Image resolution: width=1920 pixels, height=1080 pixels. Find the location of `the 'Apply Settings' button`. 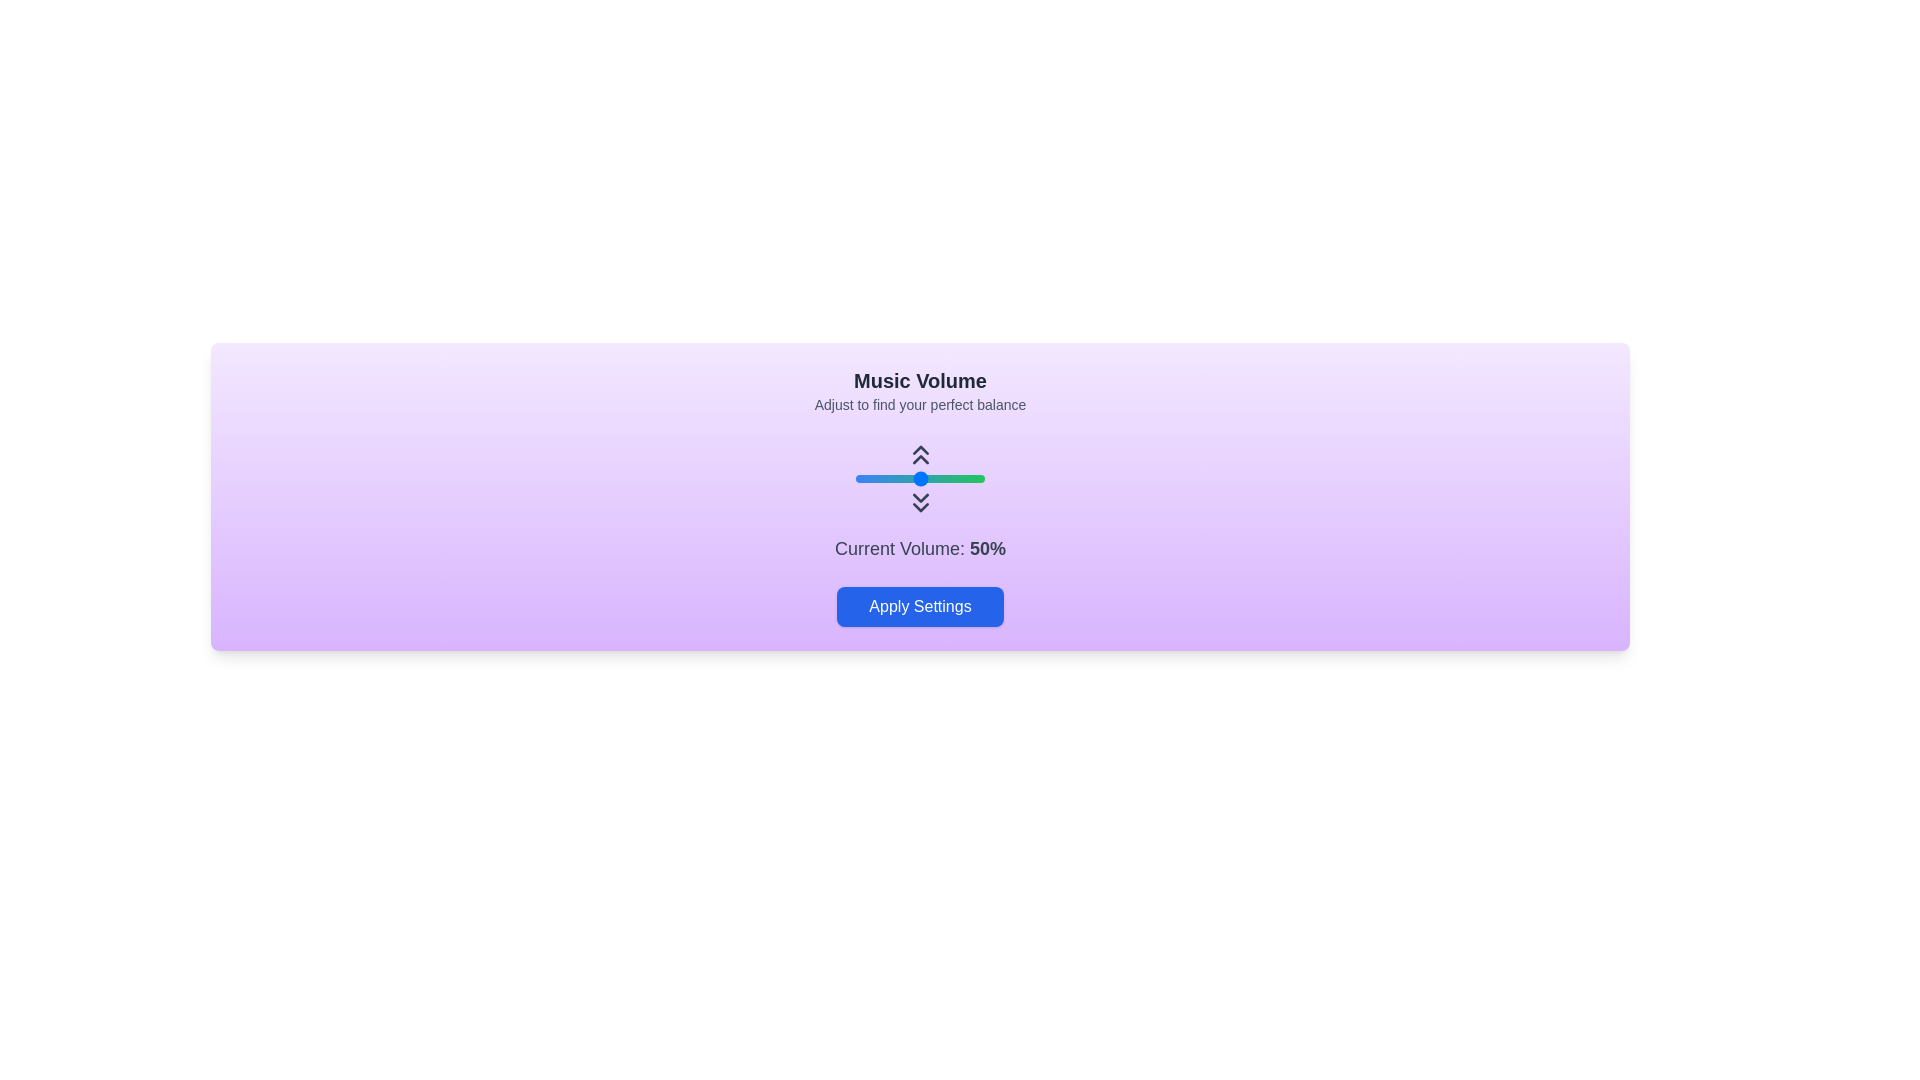

the 'Apply Settings' button is located at coordinates (919, 605).